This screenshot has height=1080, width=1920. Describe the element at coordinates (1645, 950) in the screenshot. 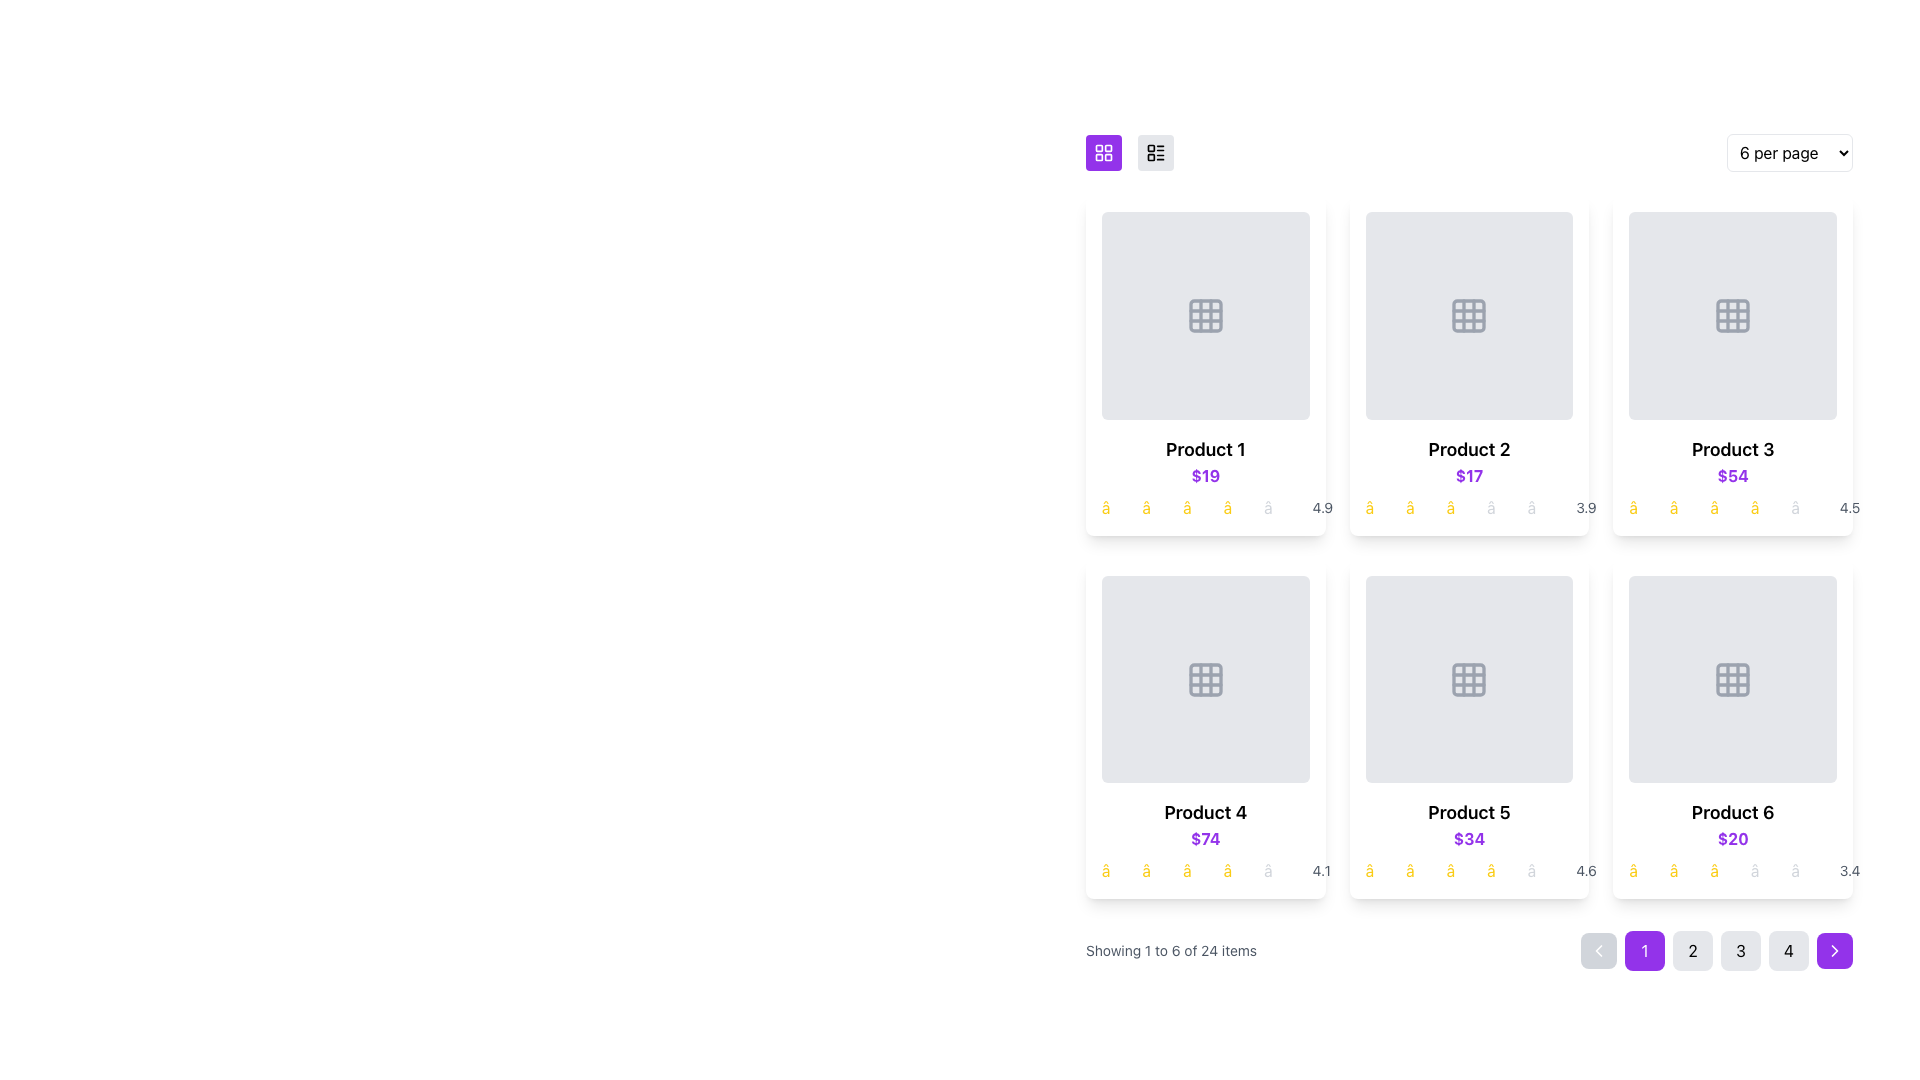

I see `the pagination button that navigates to the first page, located at the bottom-right of the interface` at that location.